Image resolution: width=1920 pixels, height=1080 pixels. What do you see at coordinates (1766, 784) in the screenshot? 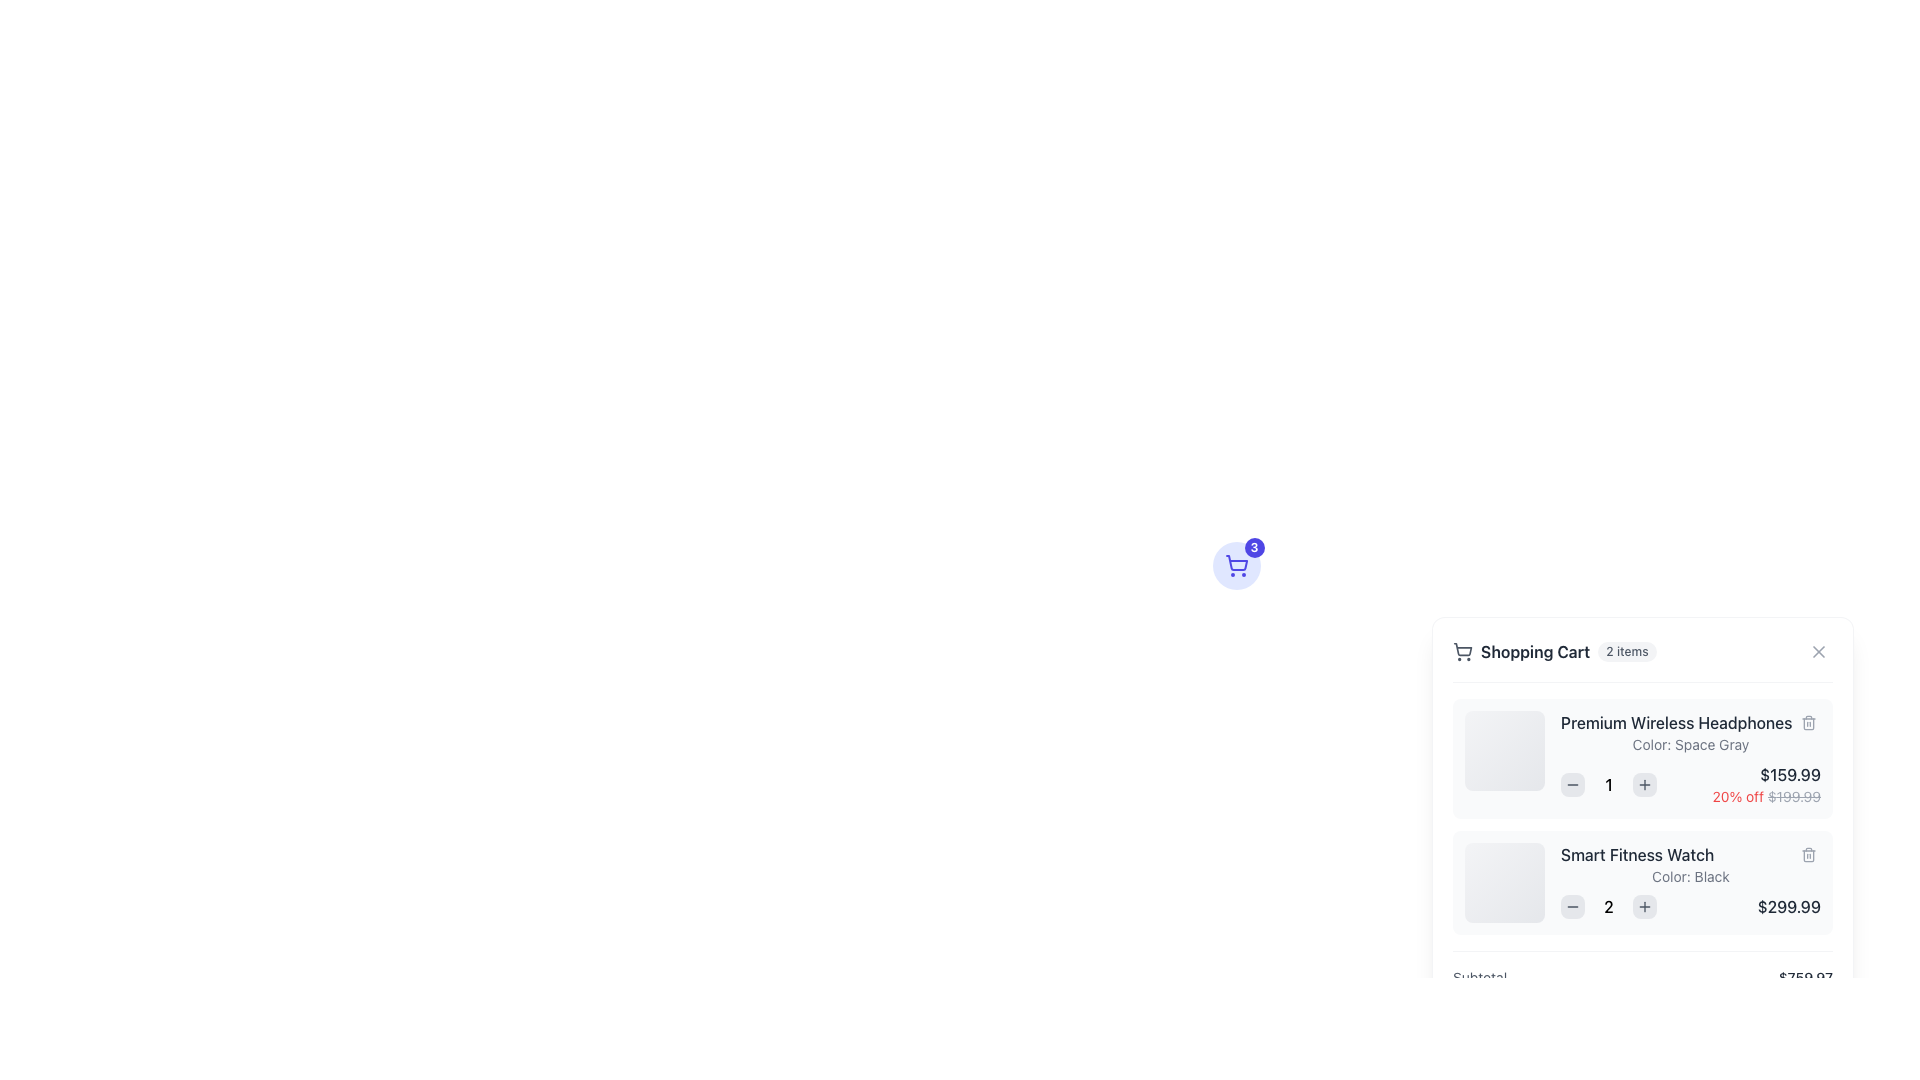
I see `pricing and discount information displayed in the Label for the 'Premium Wireless Headphones' item, which shows '$159.99' in bold black, '20% off' in red, and the original price '$199.99' in gray with a strike-through` at bounding box center [1766, 784].